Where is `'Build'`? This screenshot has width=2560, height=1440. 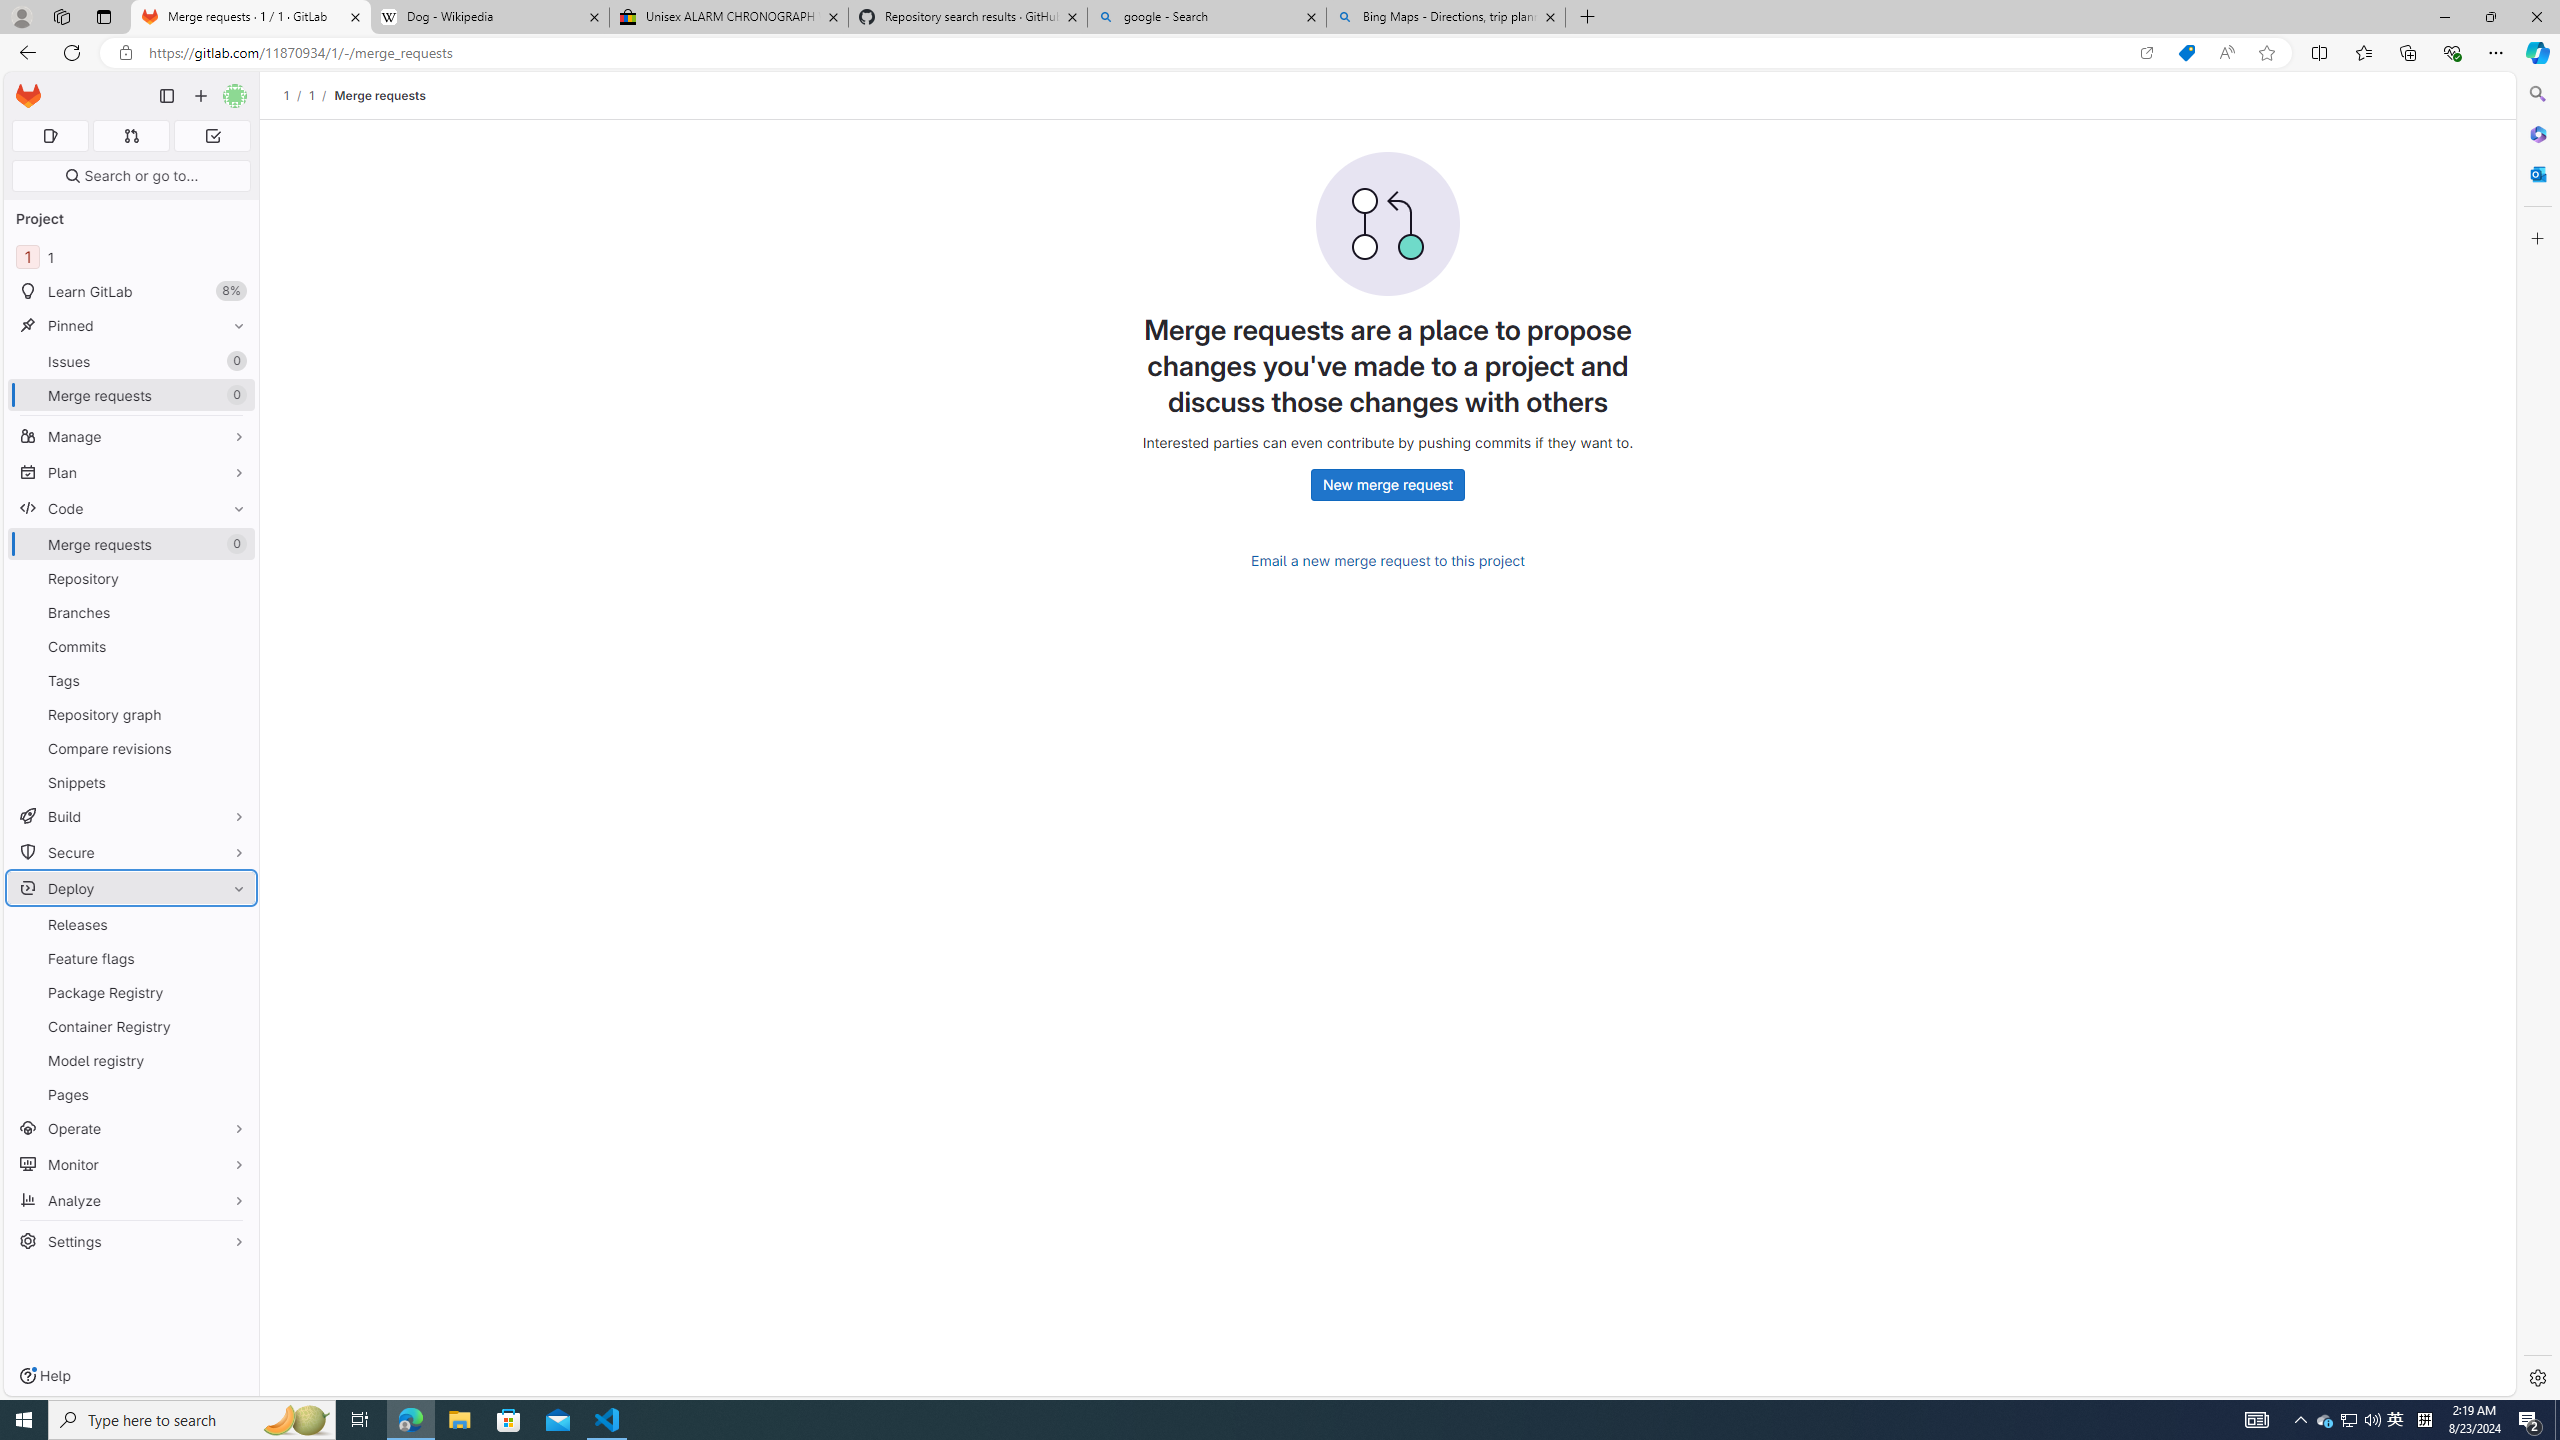
'Build' is located at coordinates (130, 815).